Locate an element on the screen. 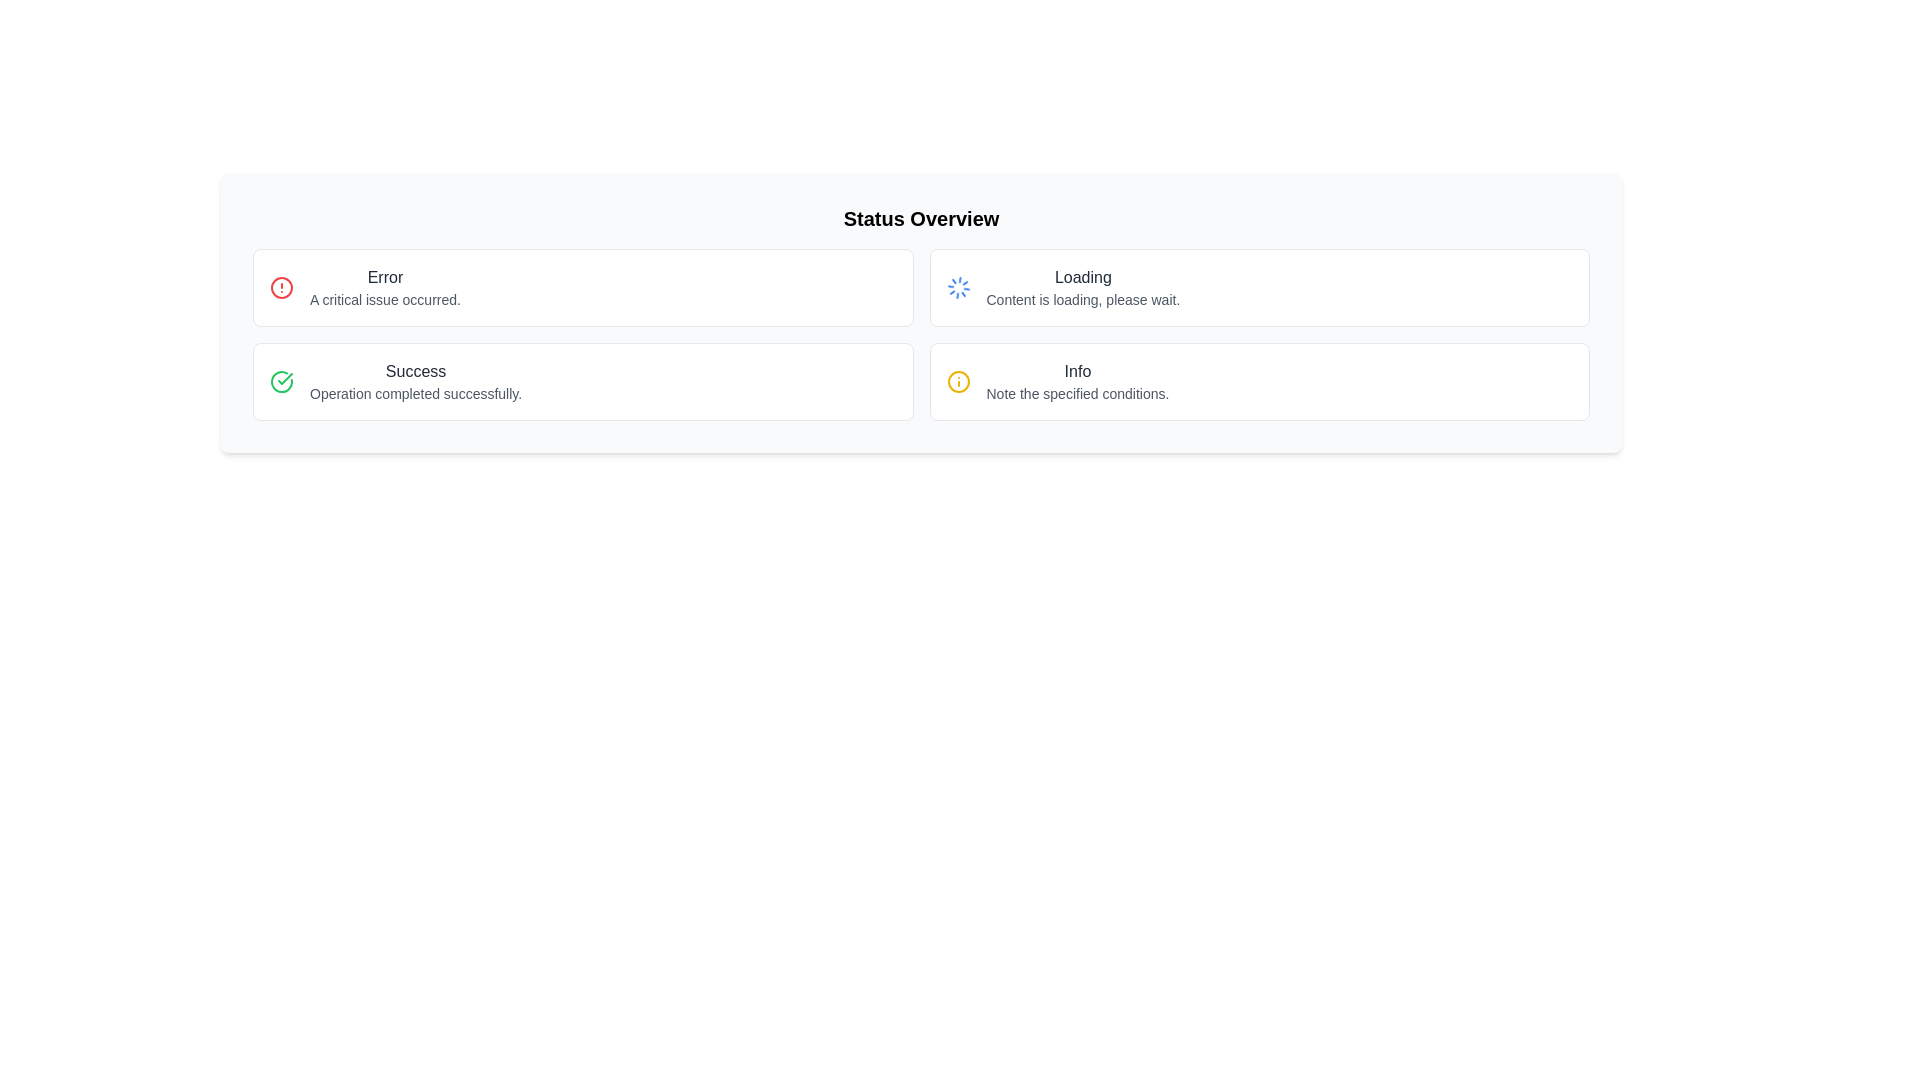  the blue and white animated loader icon located at the top-right of the status card indicating 'Loading' to observe its animation is located at coordinates (957, 288).